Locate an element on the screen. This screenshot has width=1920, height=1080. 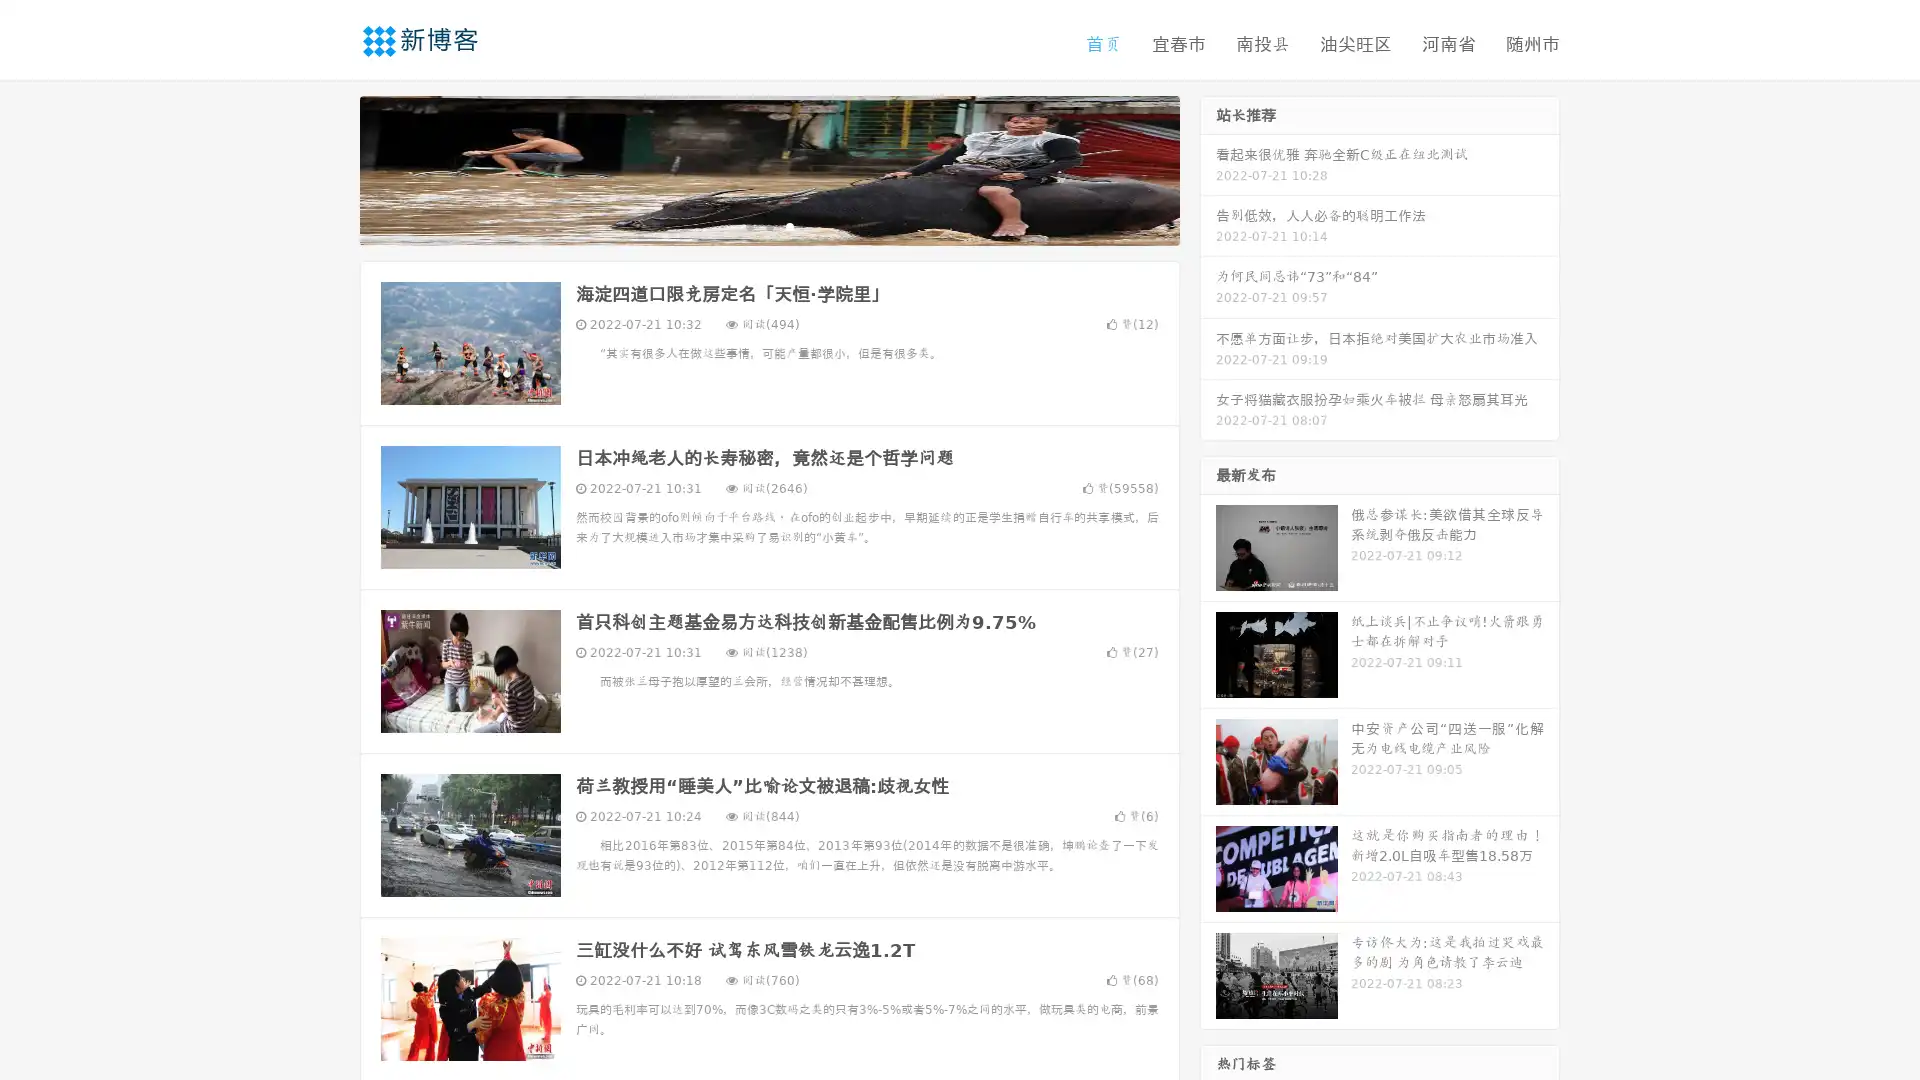
Go to slide 1 is located at coordinates (748, 225).